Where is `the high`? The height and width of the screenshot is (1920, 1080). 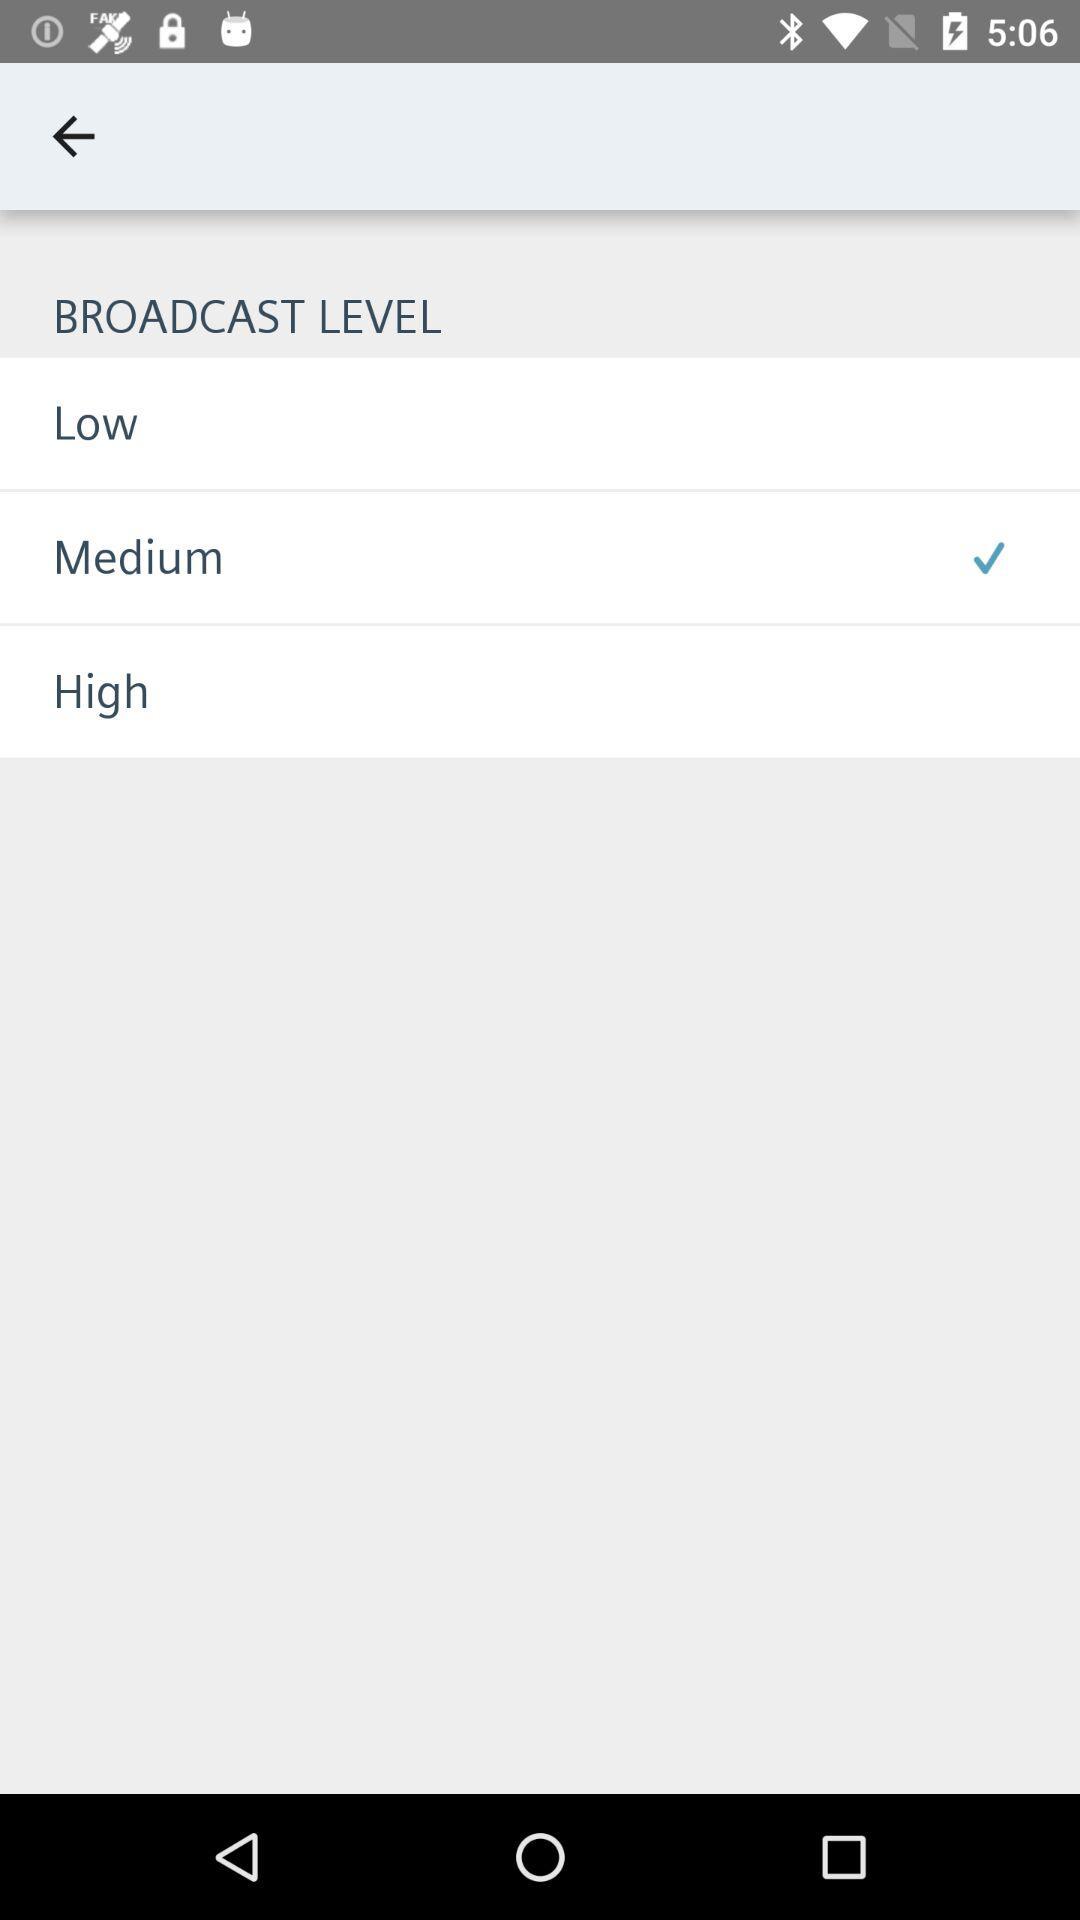
the high is located at coordinates (73, 691).